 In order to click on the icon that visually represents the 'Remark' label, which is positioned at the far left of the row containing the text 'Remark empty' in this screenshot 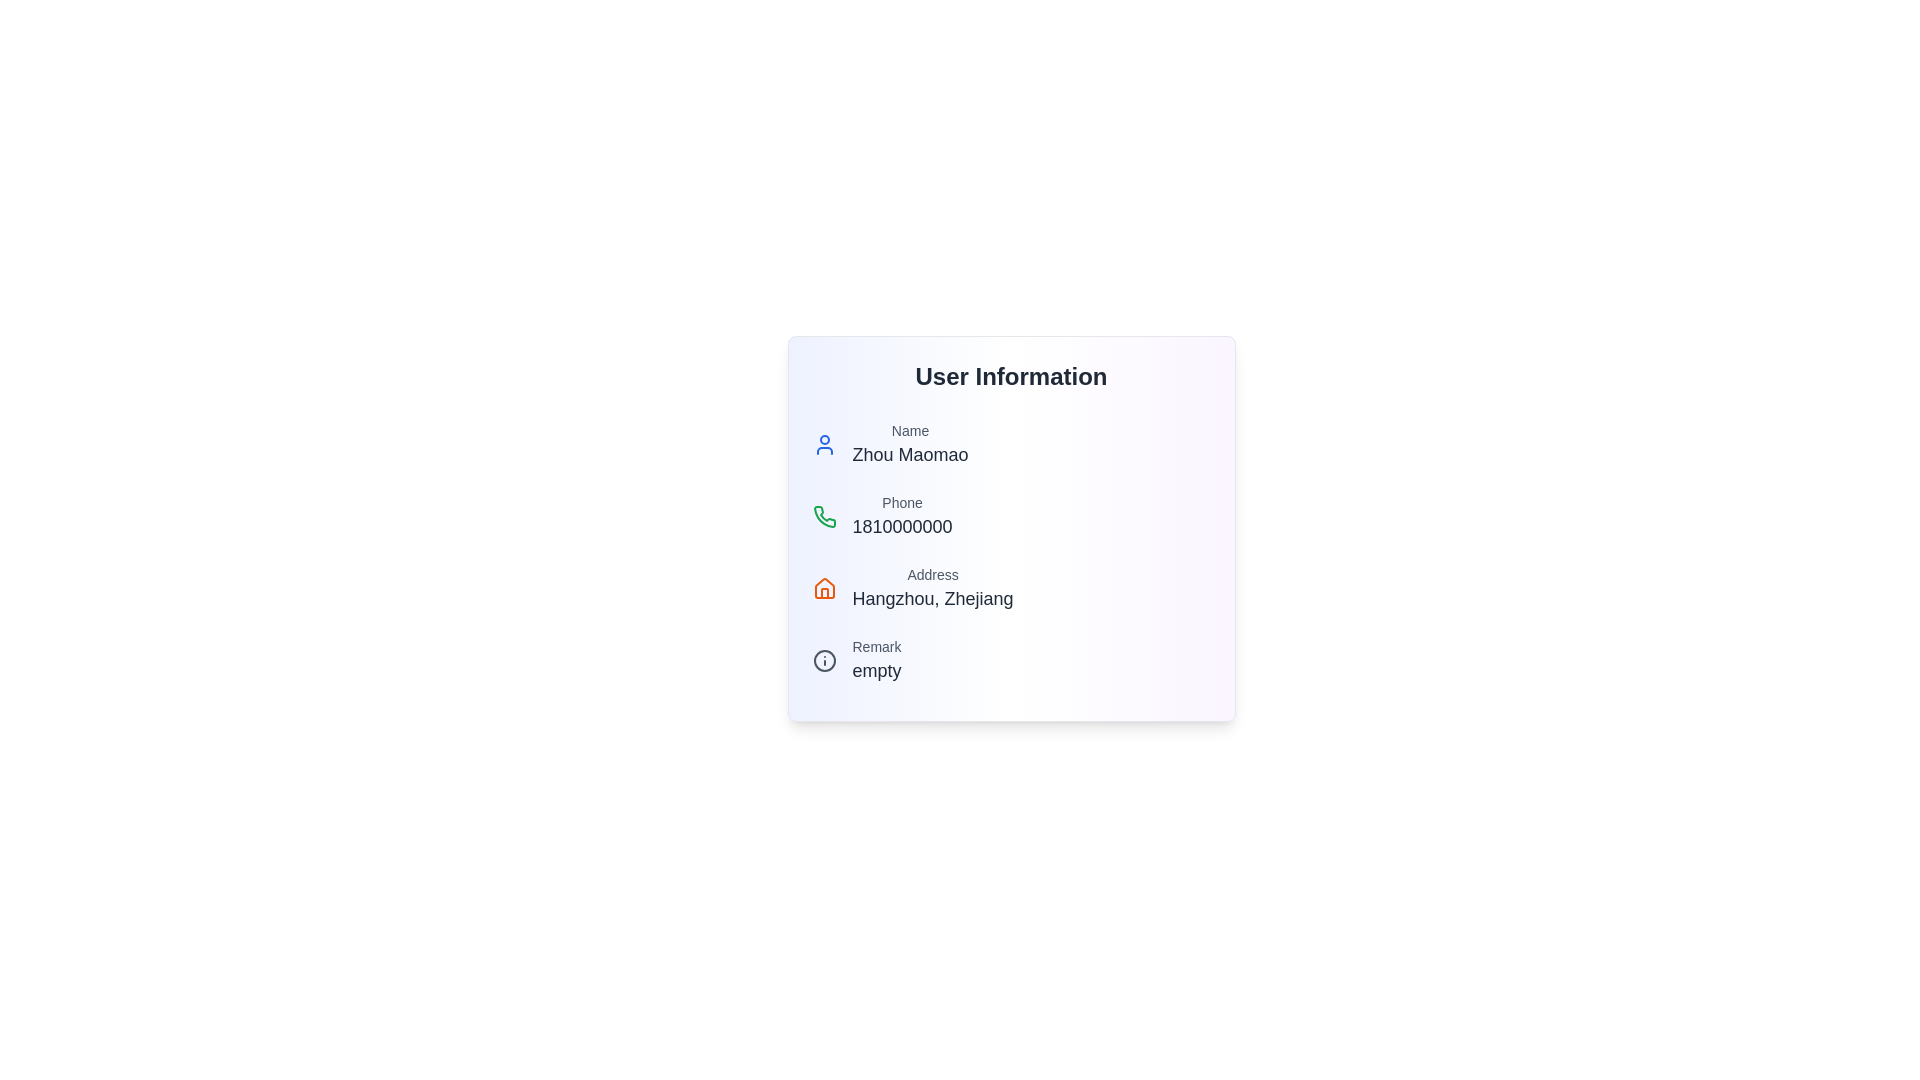, I will do `click(824, 660)`.